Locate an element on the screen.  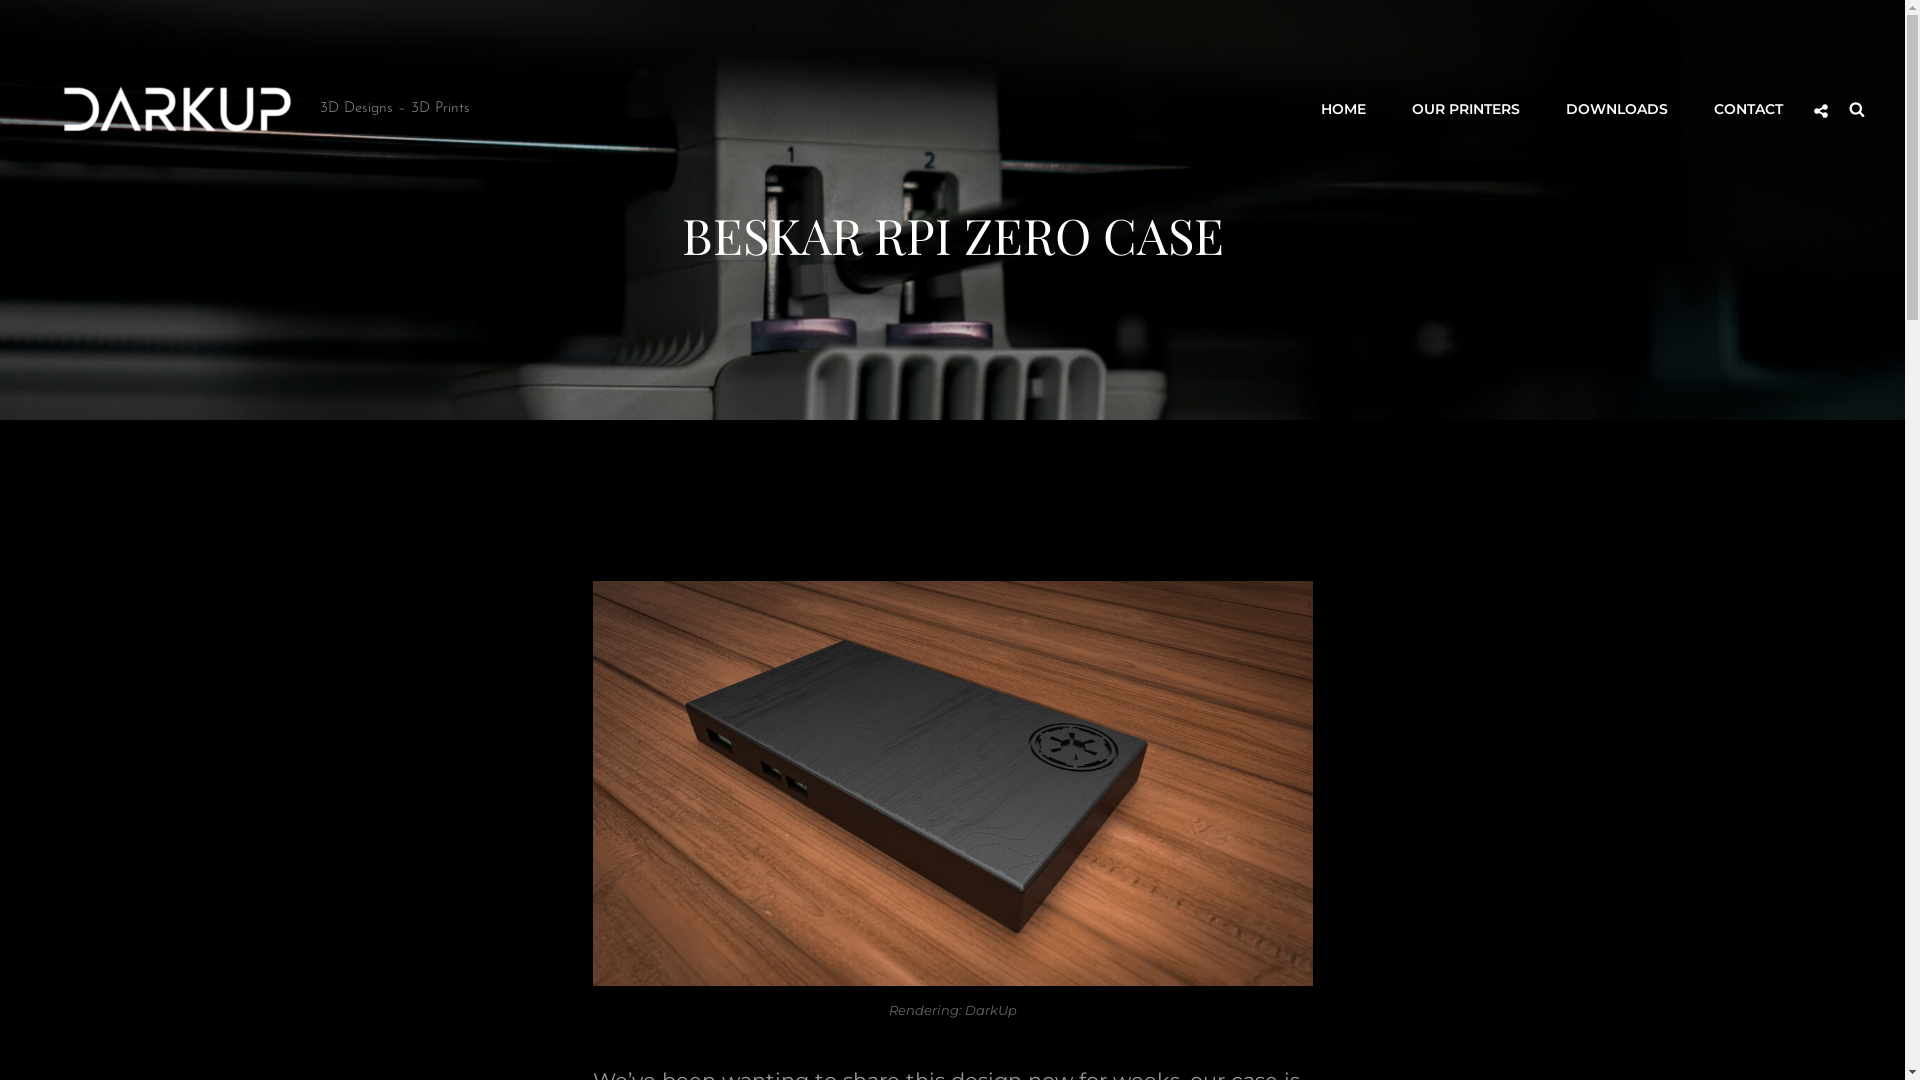
'Social Share' is located at coordinates (1820, 111).